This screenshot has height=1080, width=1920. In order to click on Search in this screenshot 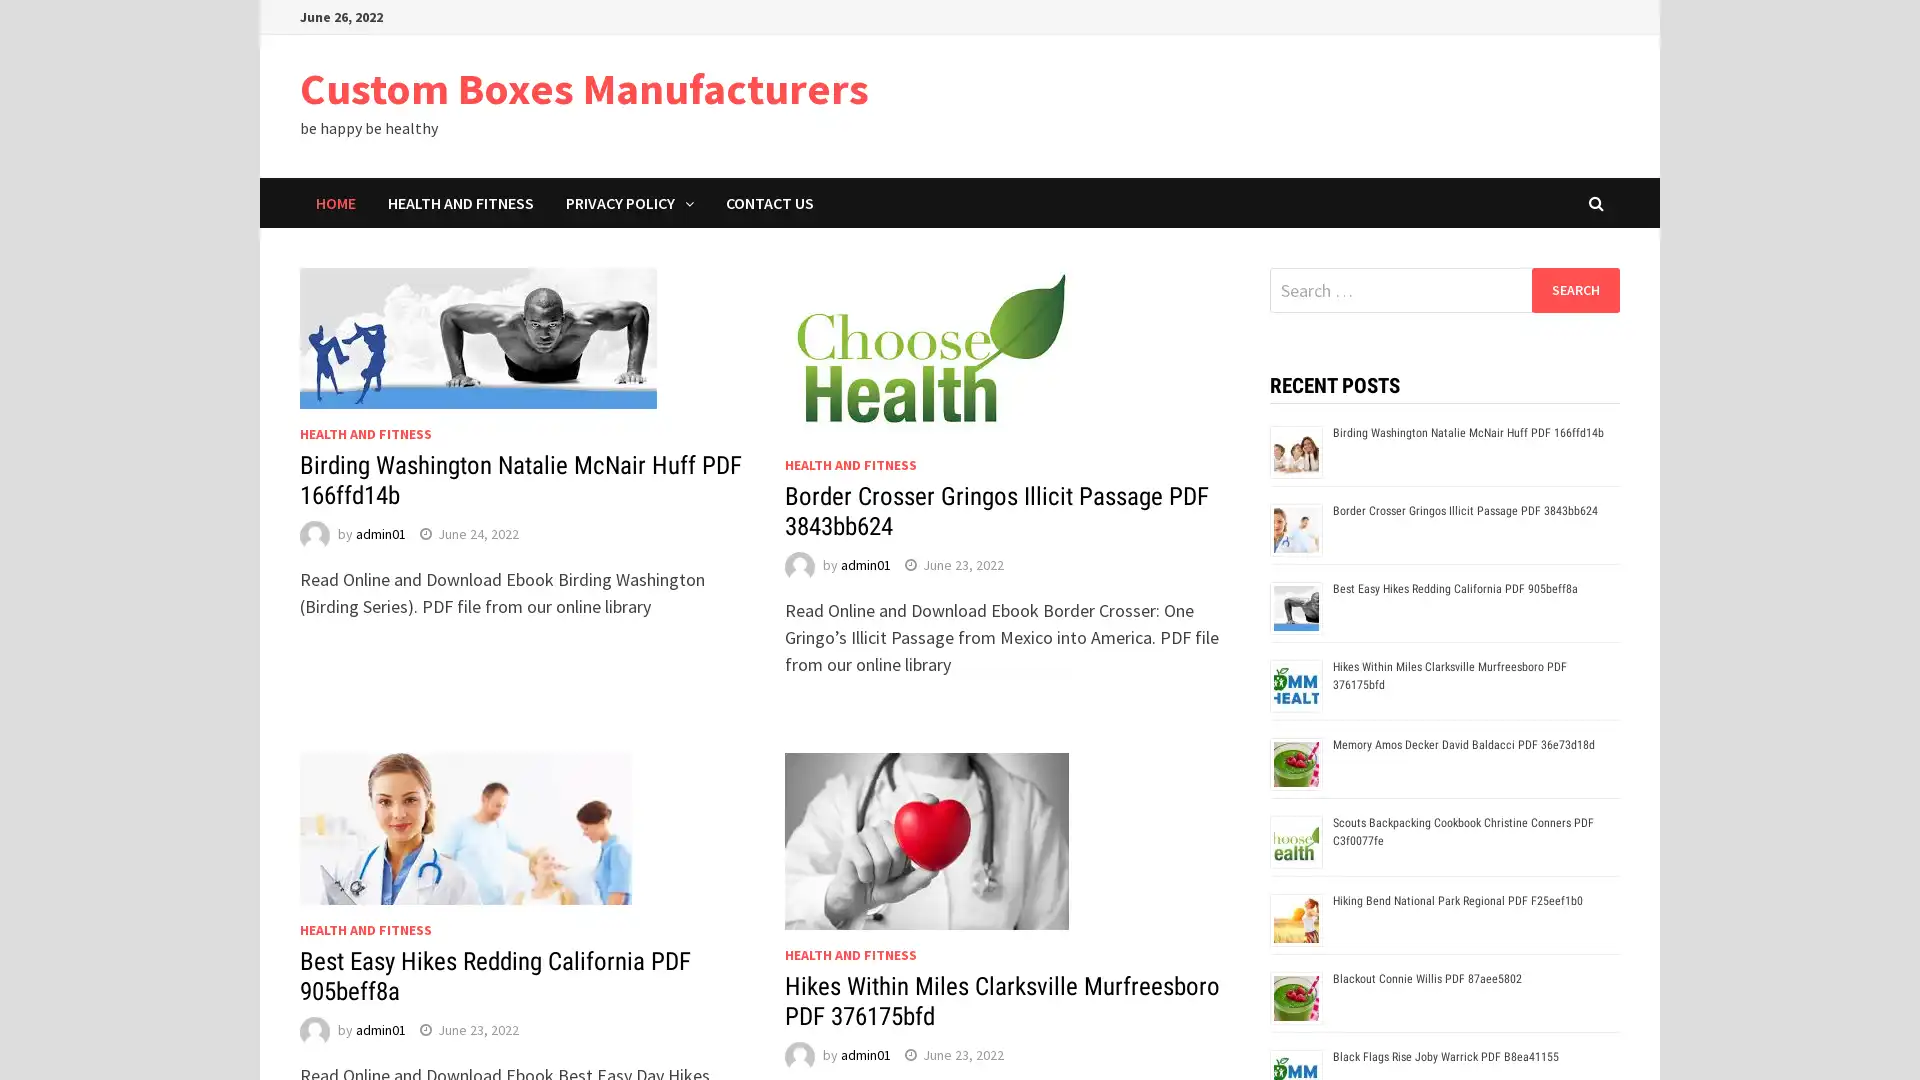, I will do `click(1574, 289)`.